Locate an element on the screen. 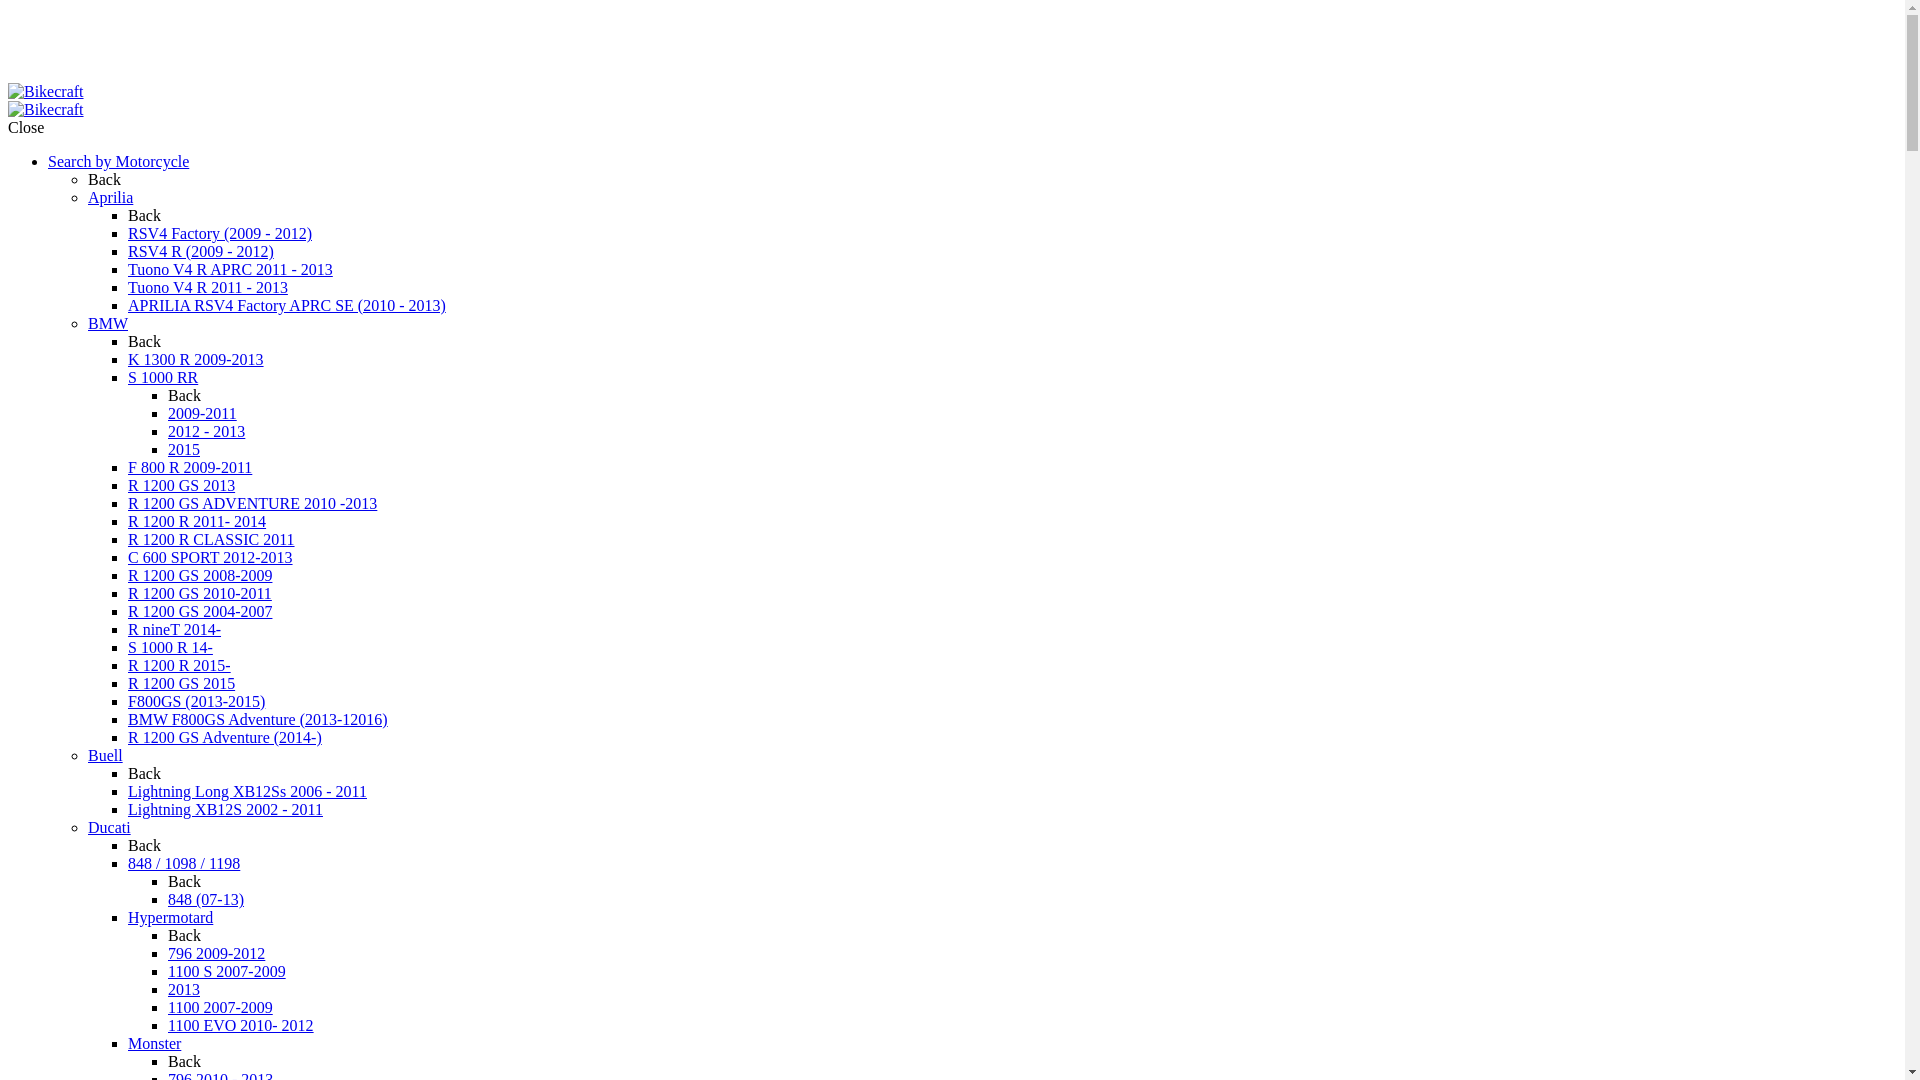 This screenshot has width=1920, height=1080. 'C 600 SPORT 2012-2013' is located at coordinates (210, 557).